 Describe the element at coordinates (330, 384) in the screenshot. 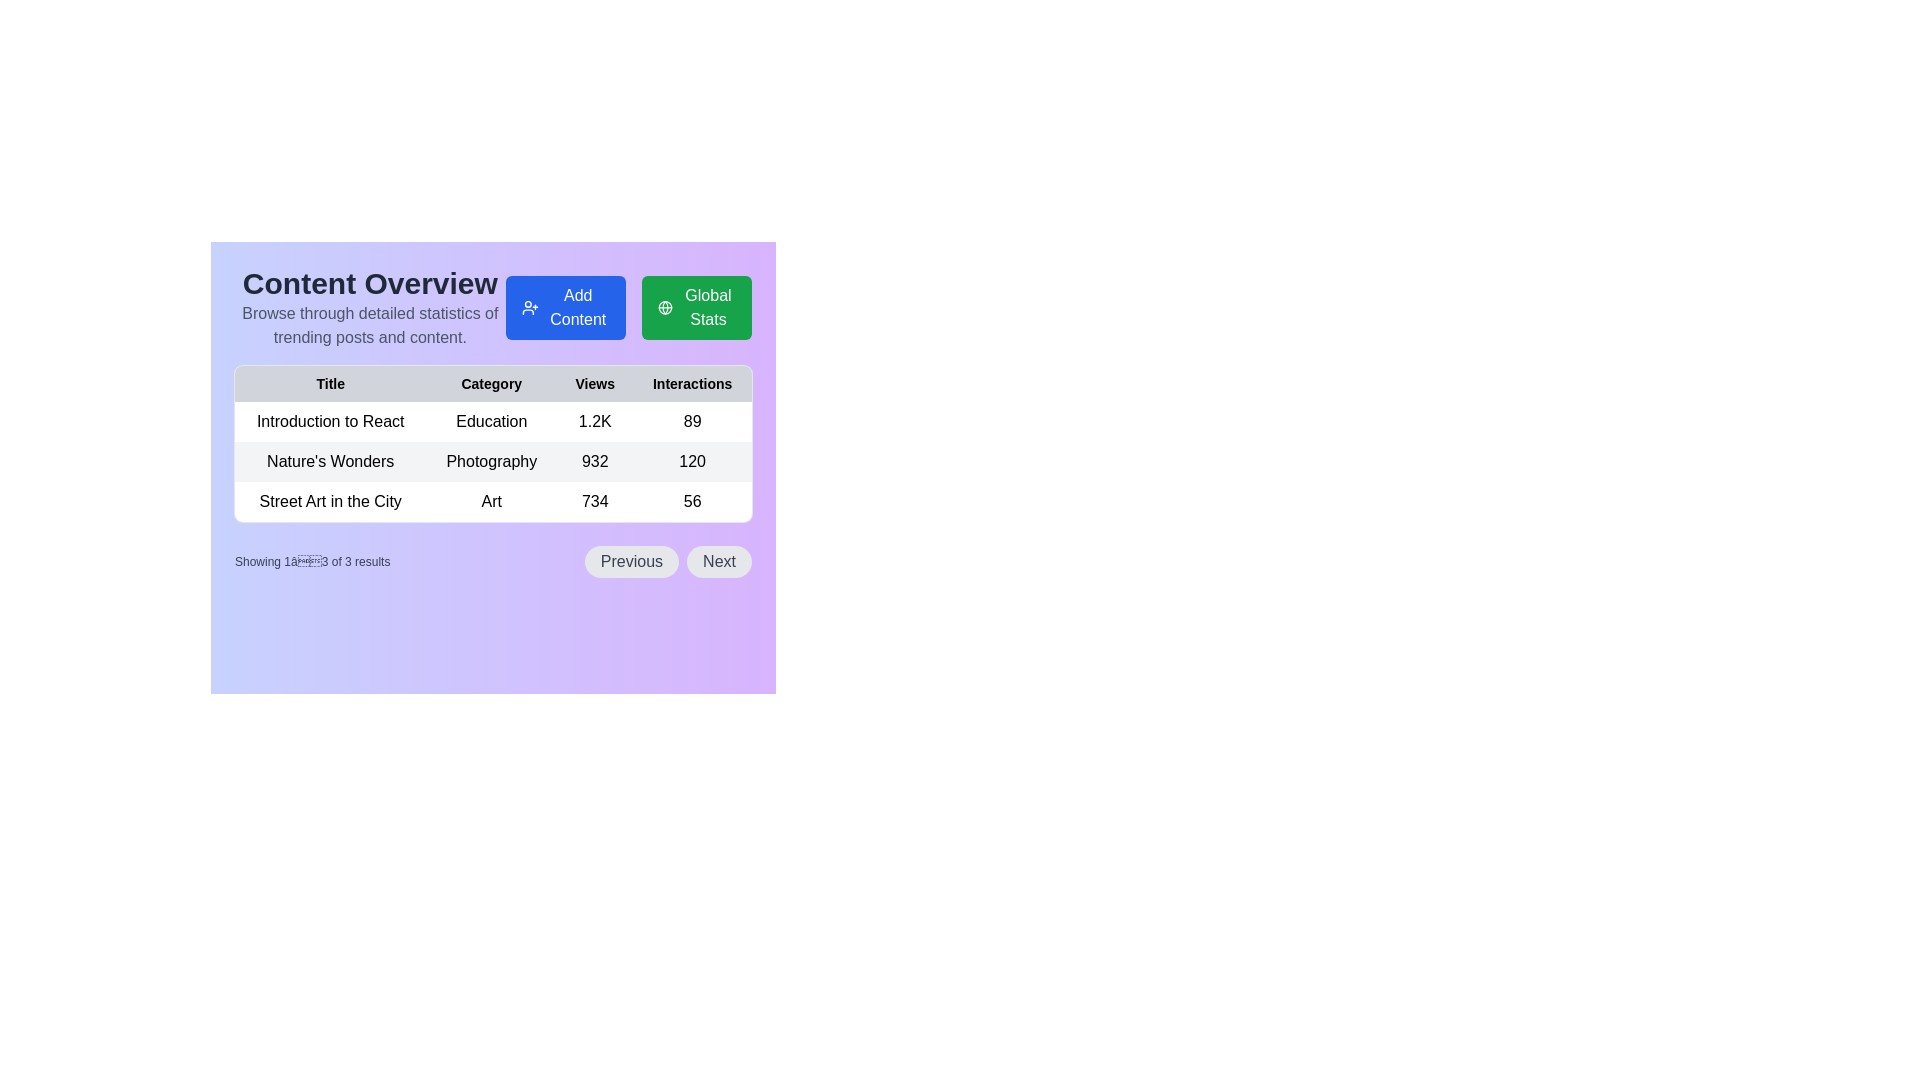

I see `the table header cell that describes the content of the first column in the table, which lists the titles of items` at that location.